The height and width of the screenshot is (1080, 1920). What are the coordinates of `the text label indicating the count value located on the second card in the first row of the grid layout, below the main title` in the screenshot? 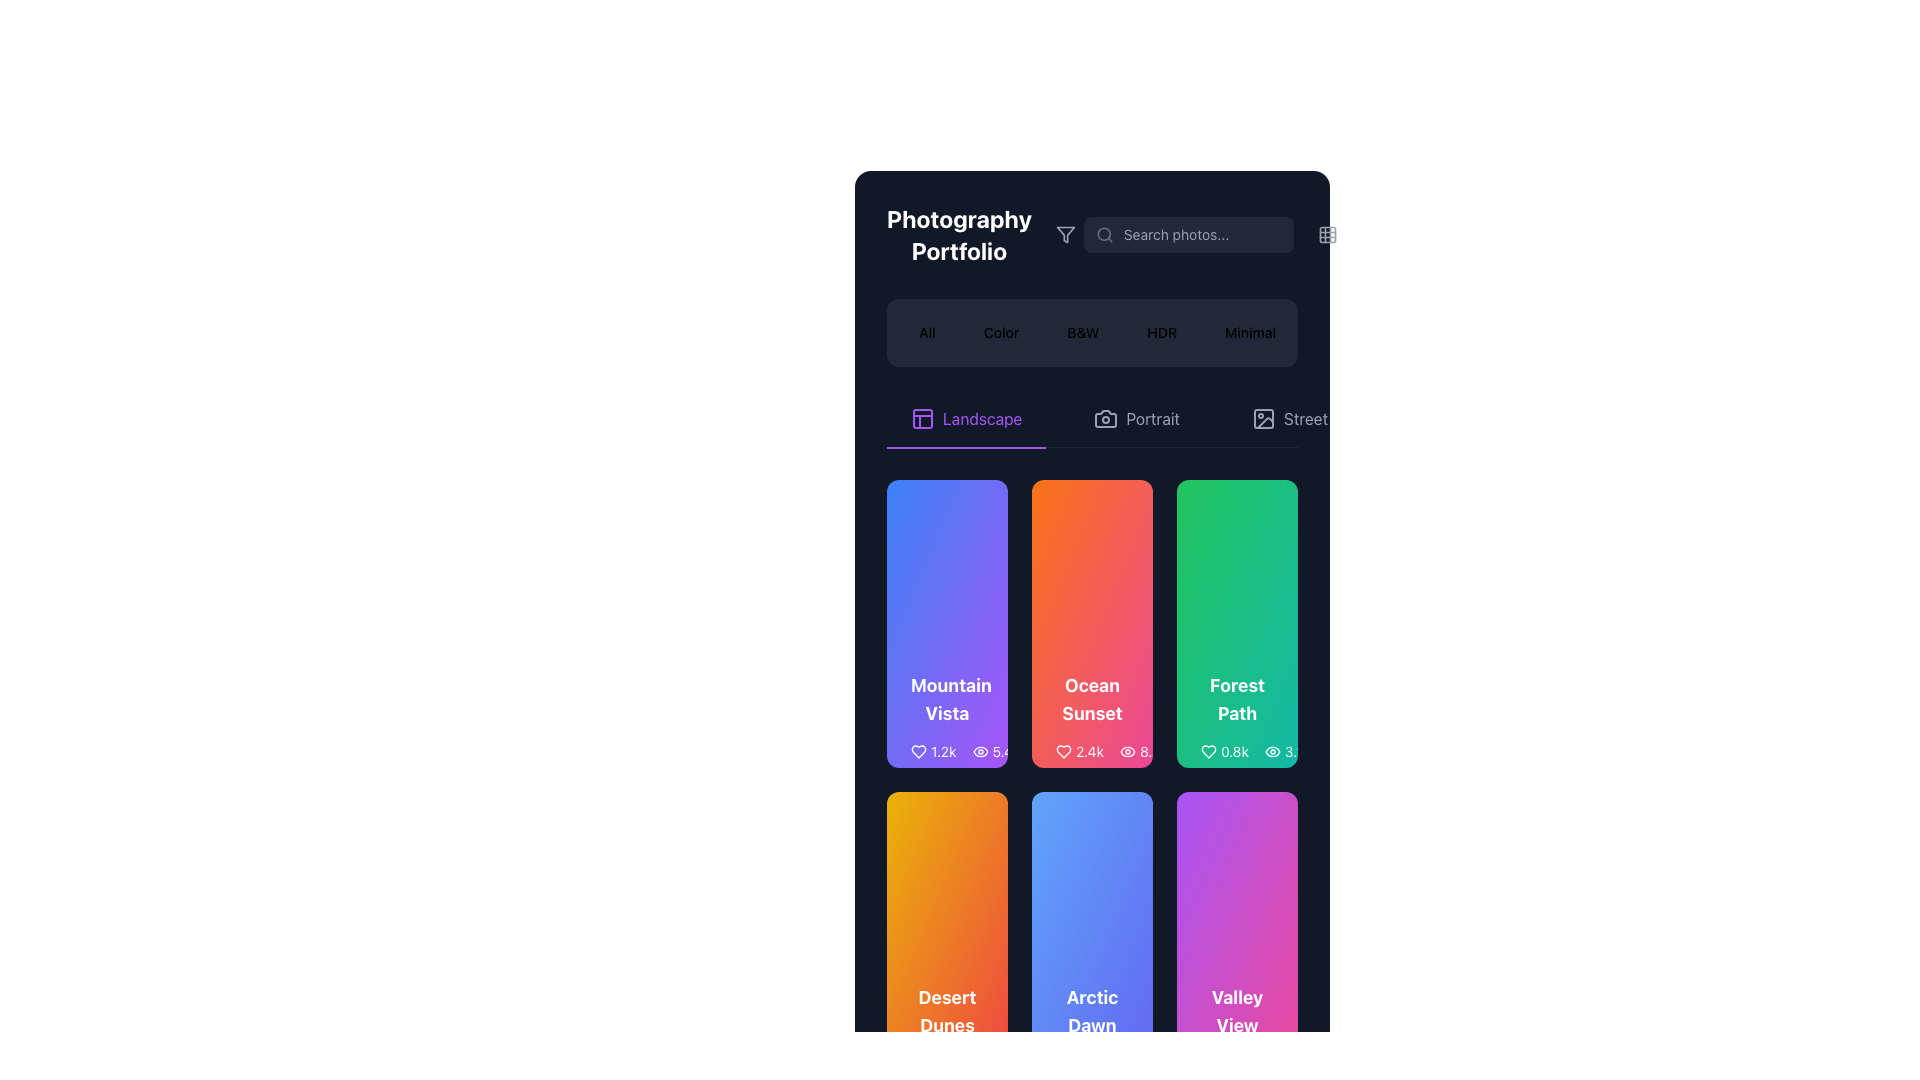 It's located at (996, 752).